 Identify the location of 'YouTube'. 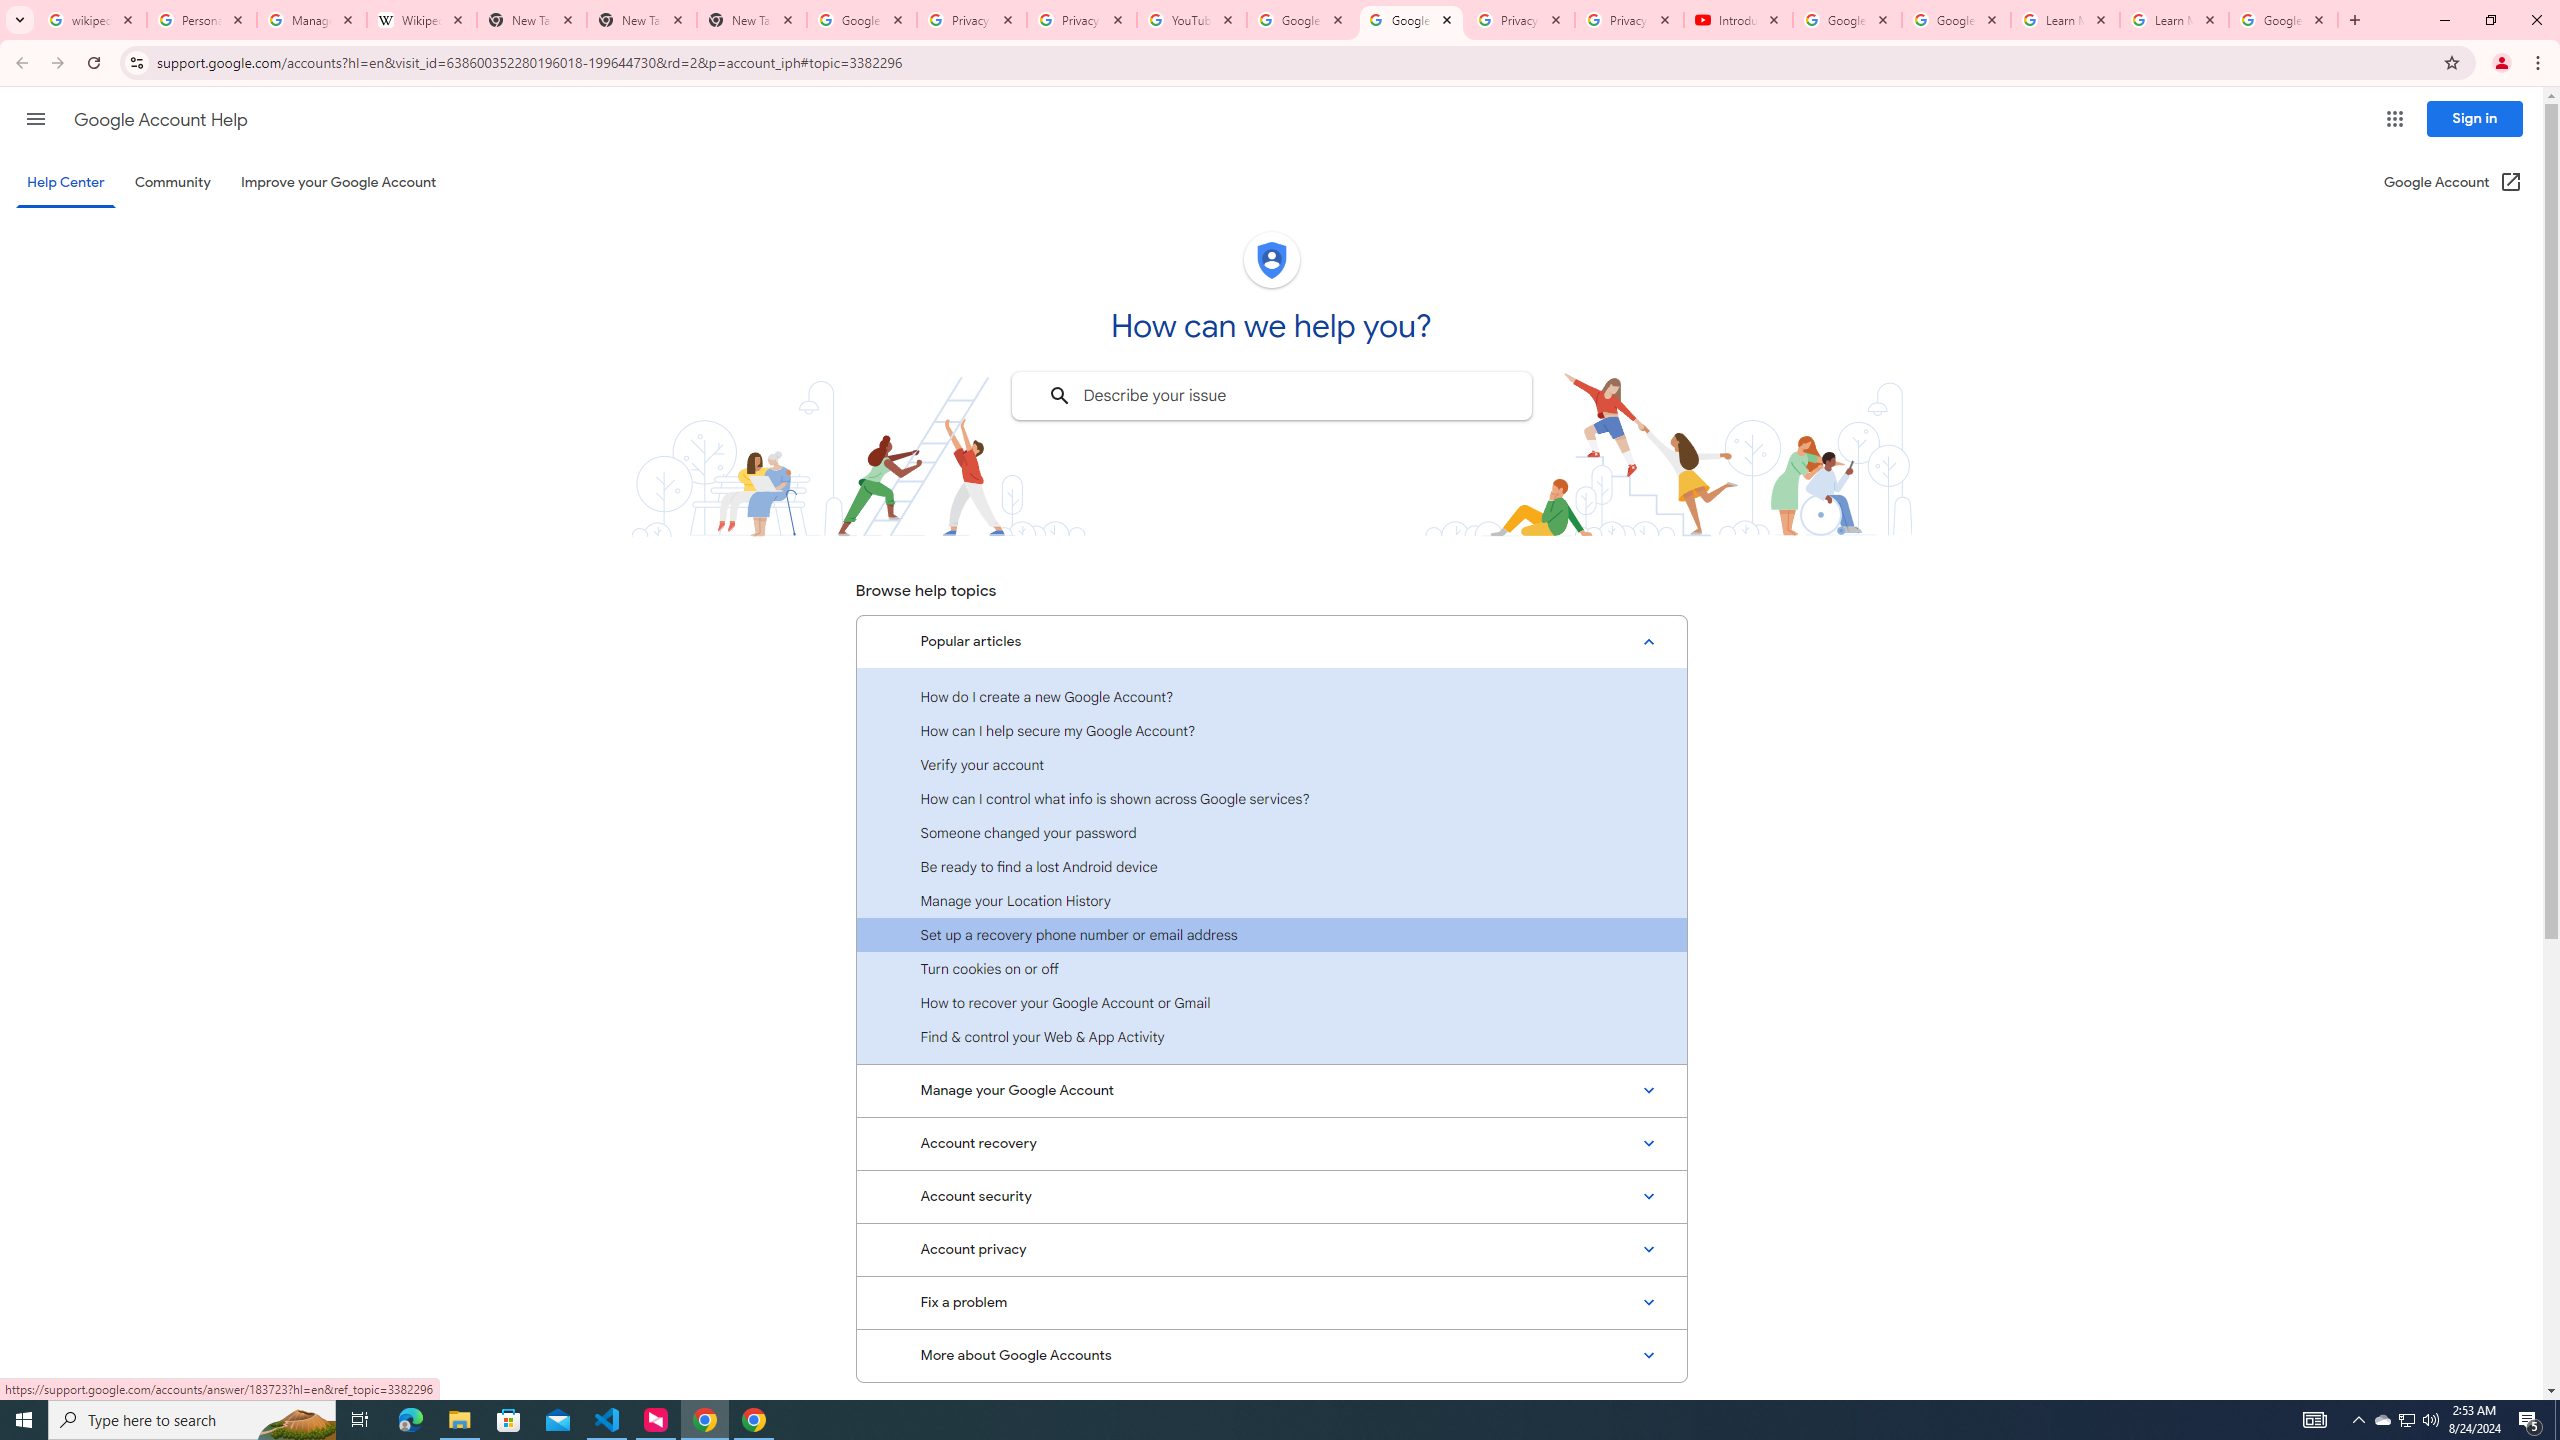
(1191, 19).